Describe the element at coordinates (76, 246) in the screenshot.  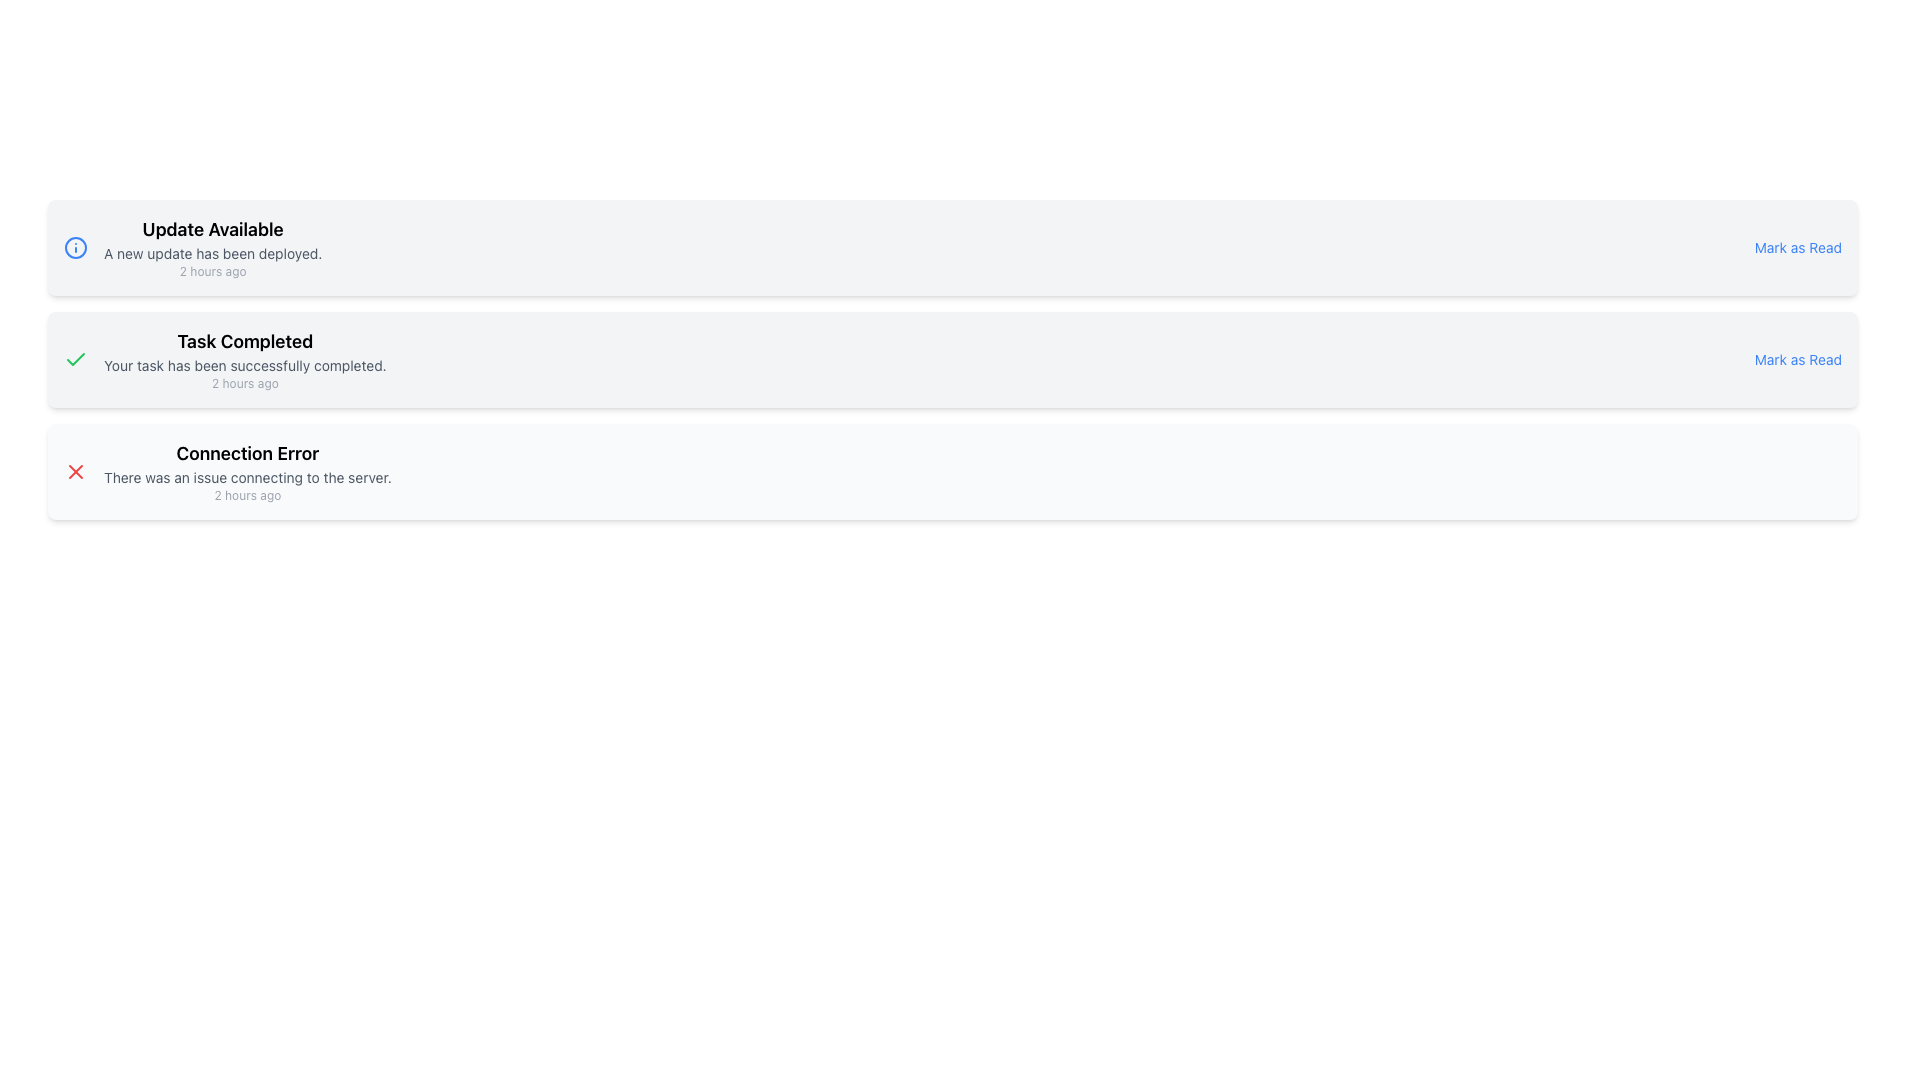
I see `the circular information icon outlined with a blue stroke, which contains an 'i' symbol, located to the left of the text 'Update Available' in the notification list` at that location.